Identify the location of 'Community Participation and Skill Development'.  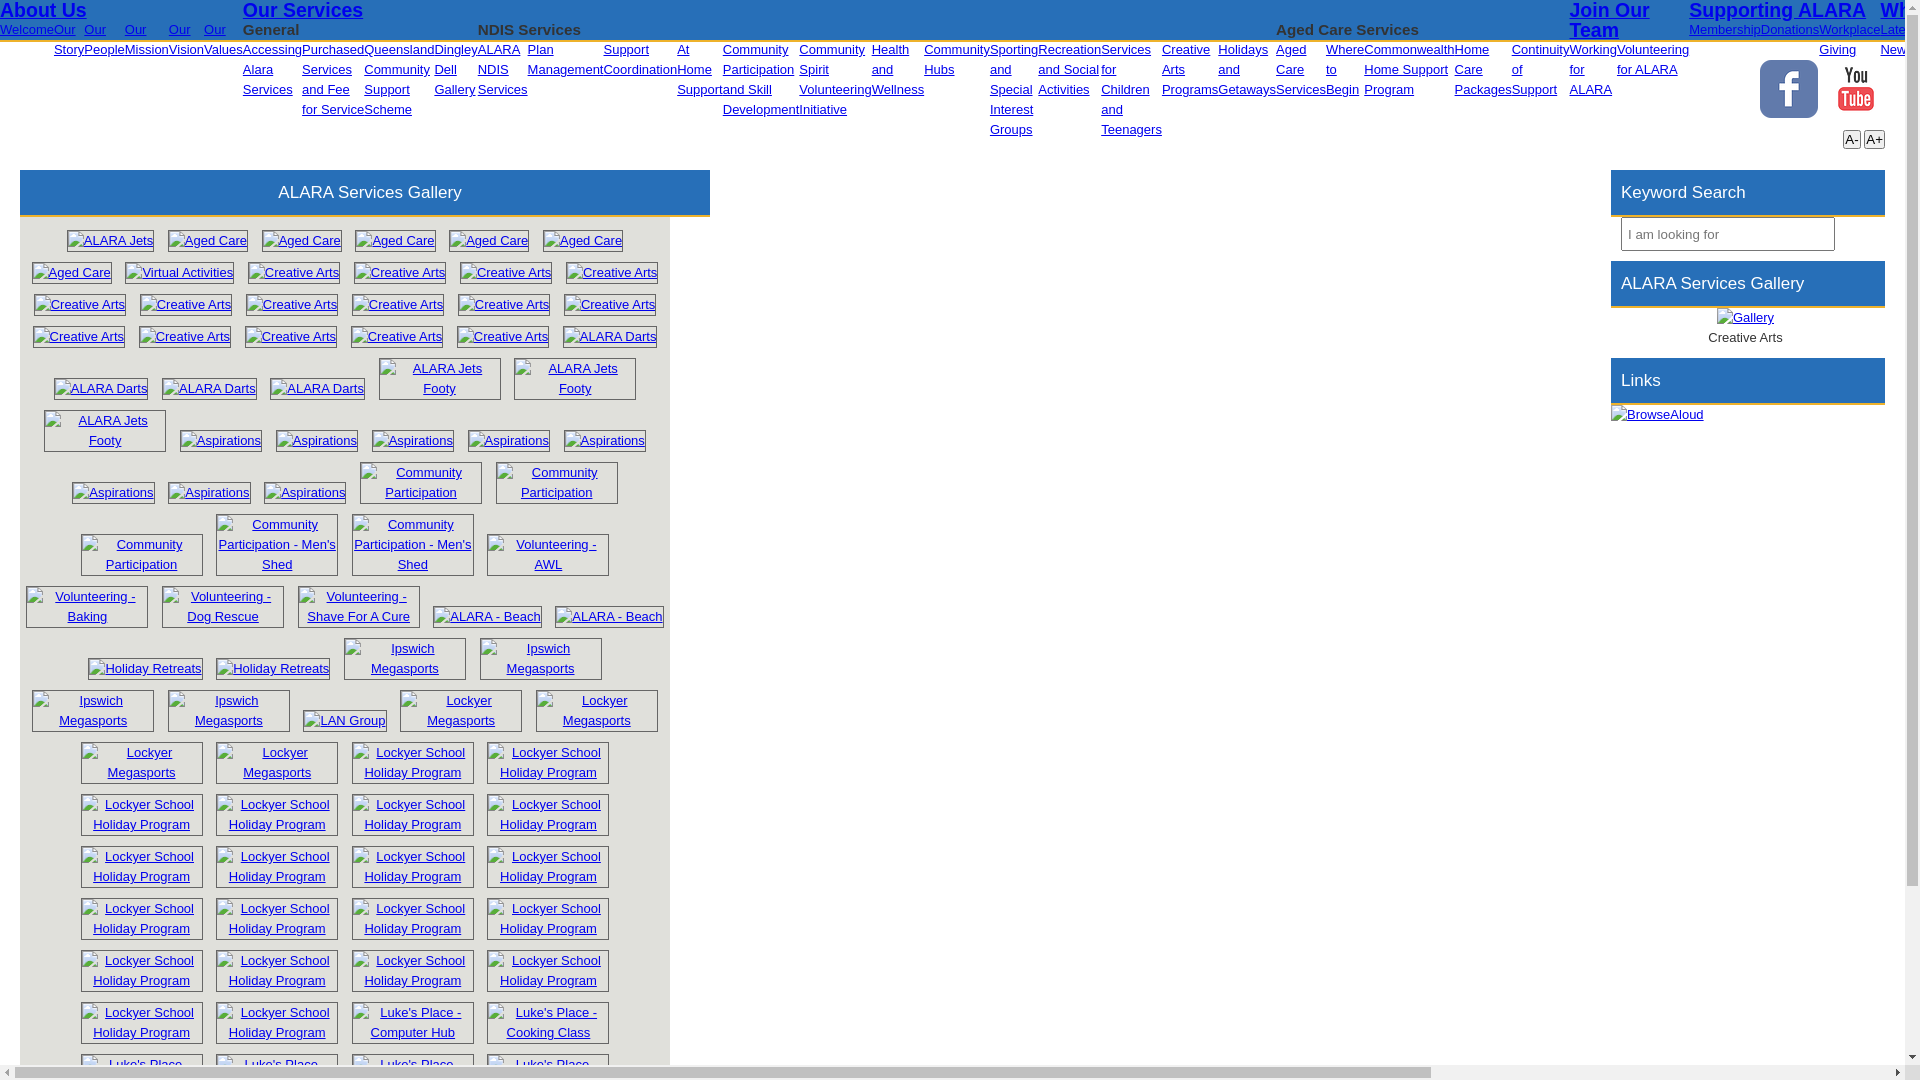
(760, 78).